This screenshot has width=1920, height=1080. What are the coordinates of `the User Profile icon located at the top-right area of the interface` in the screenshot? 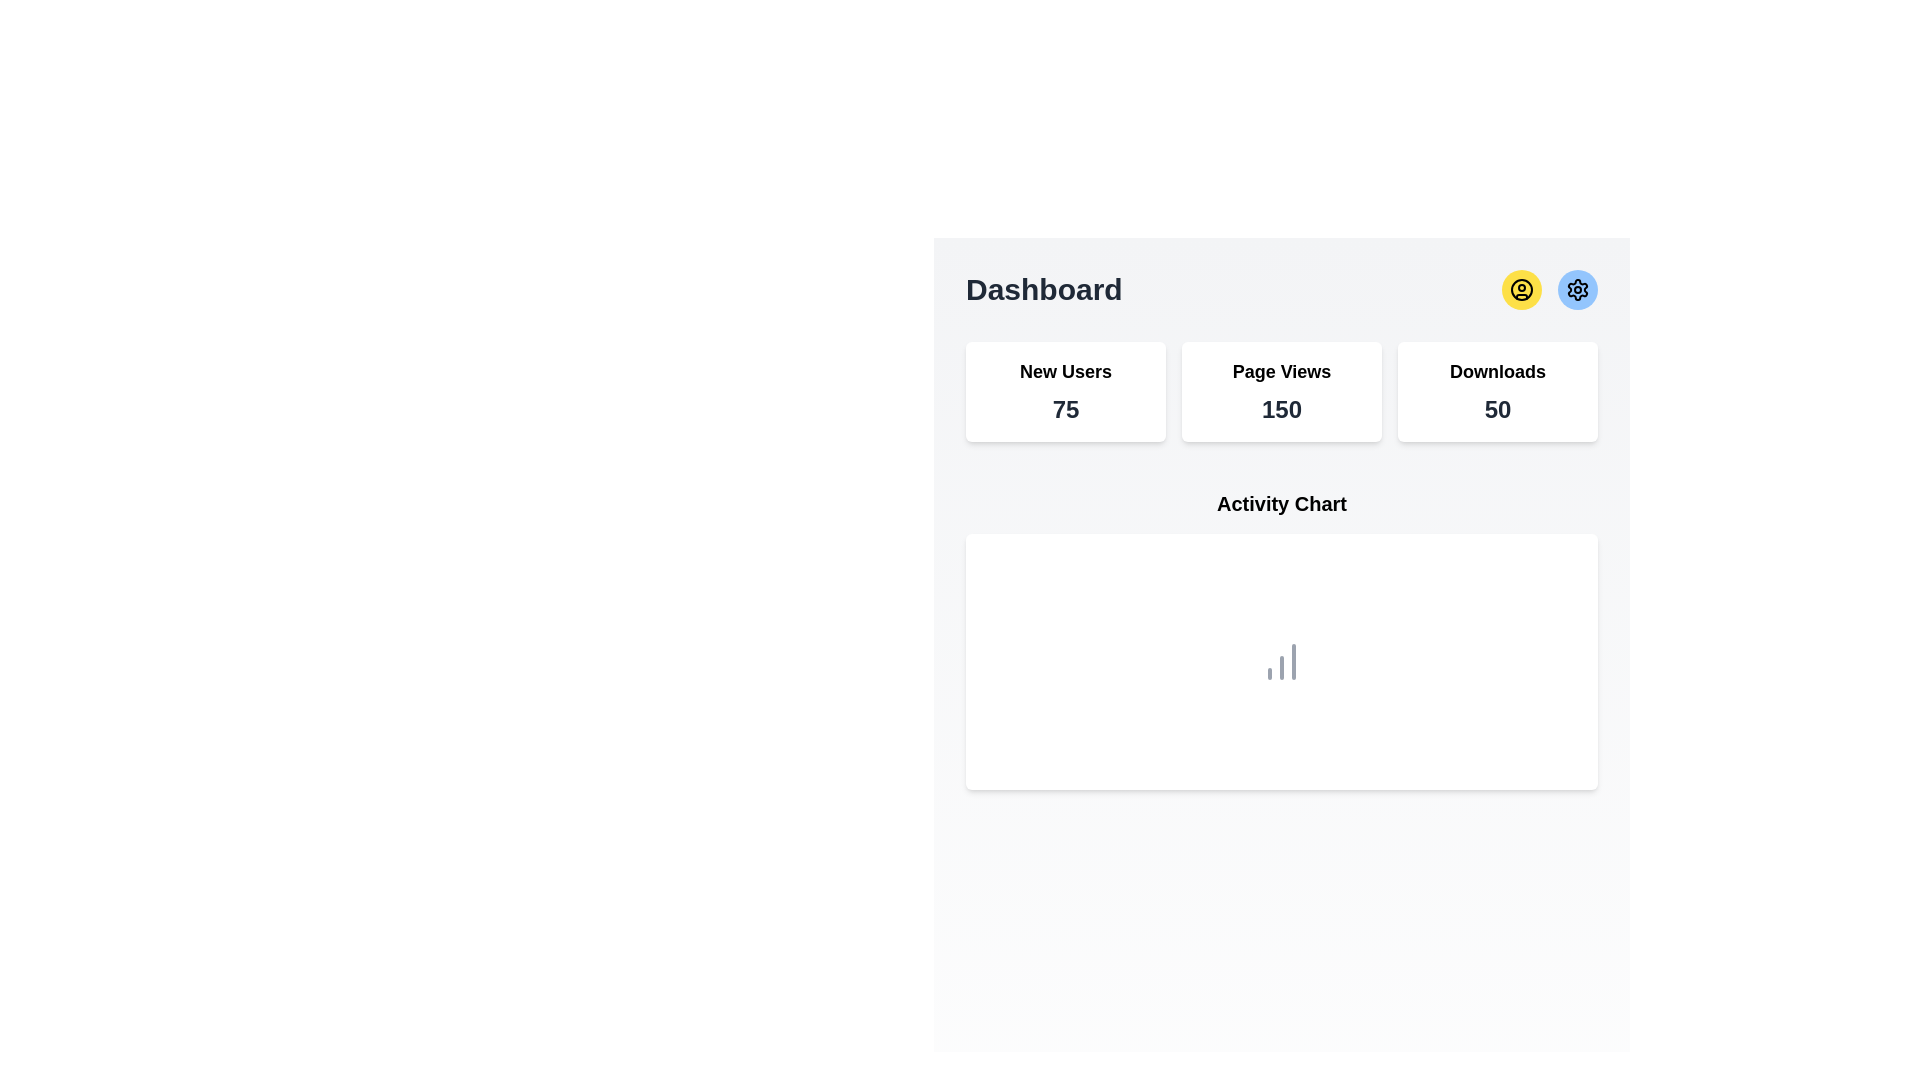 It's located at (1520, 289).